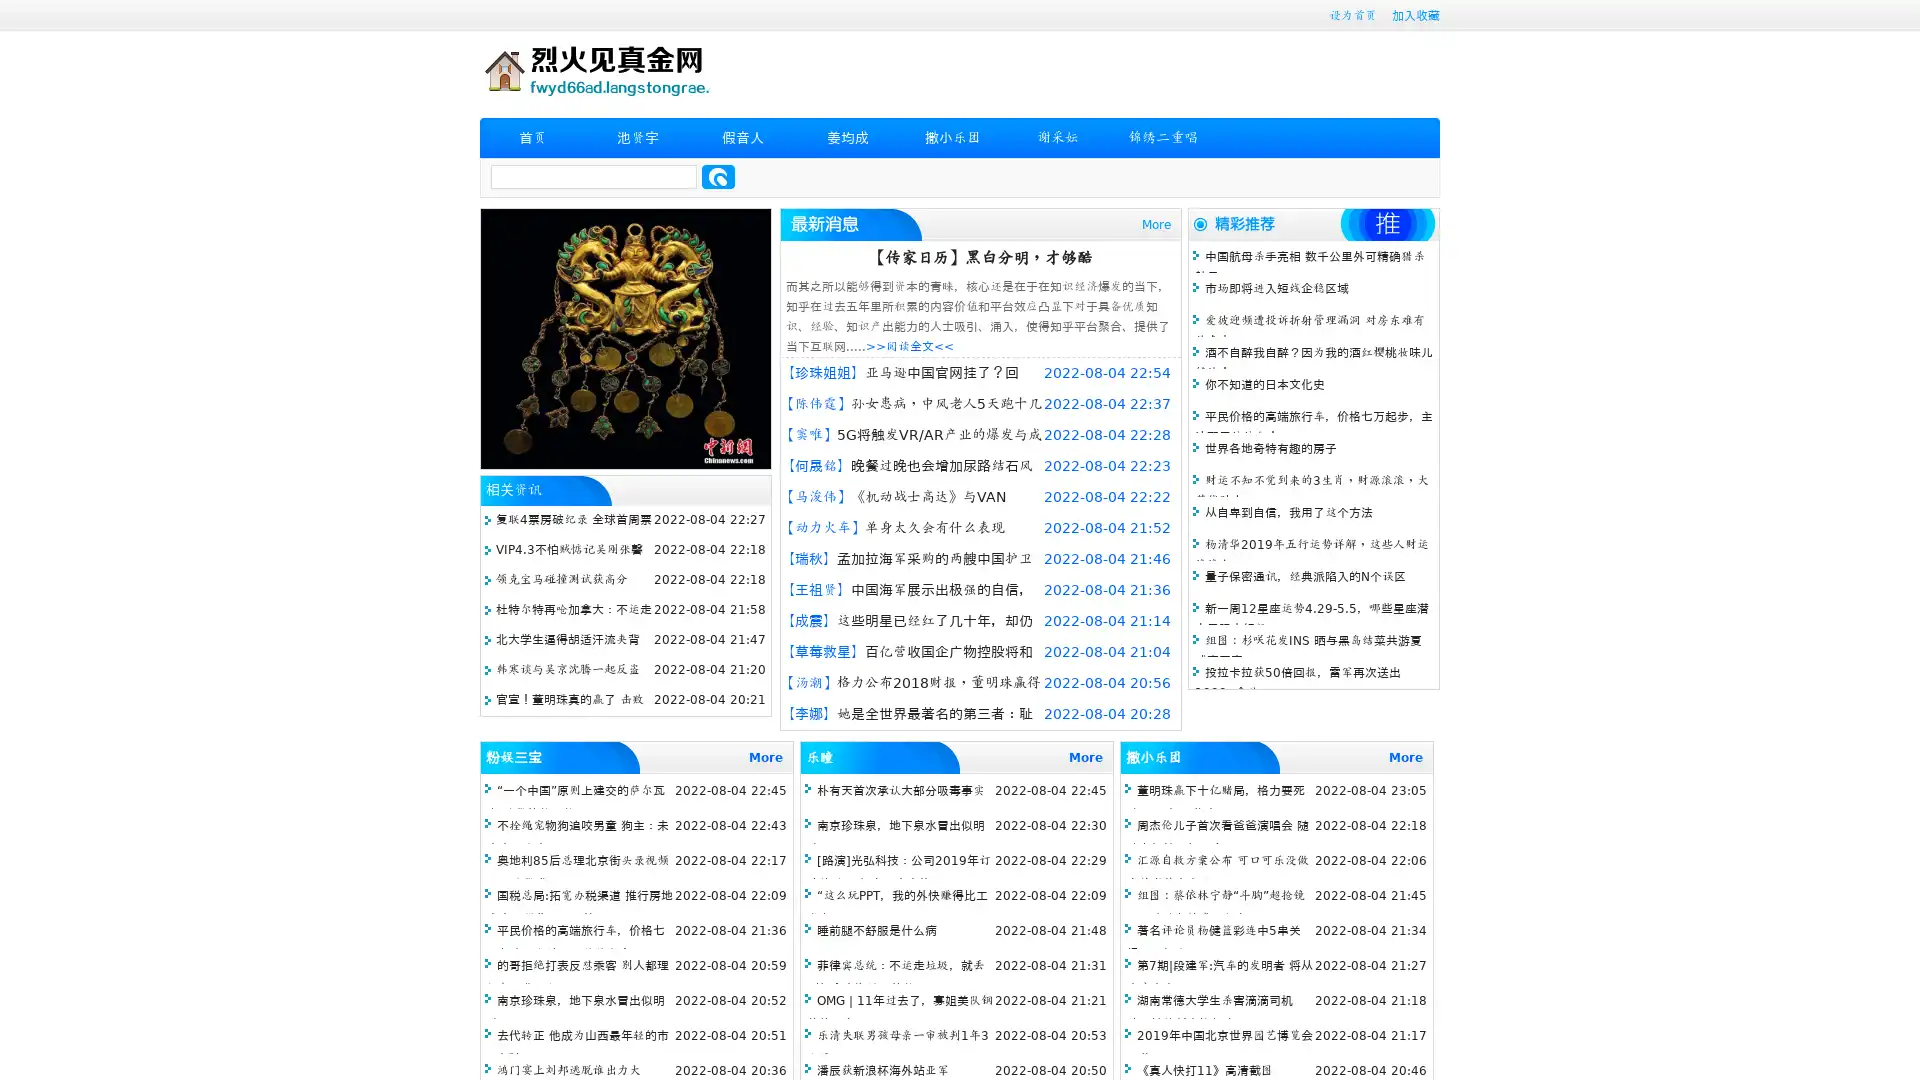  What do you see at coordinates (718, 176) in the screenshot?
I see `Search` at bounding box center [718, 176].